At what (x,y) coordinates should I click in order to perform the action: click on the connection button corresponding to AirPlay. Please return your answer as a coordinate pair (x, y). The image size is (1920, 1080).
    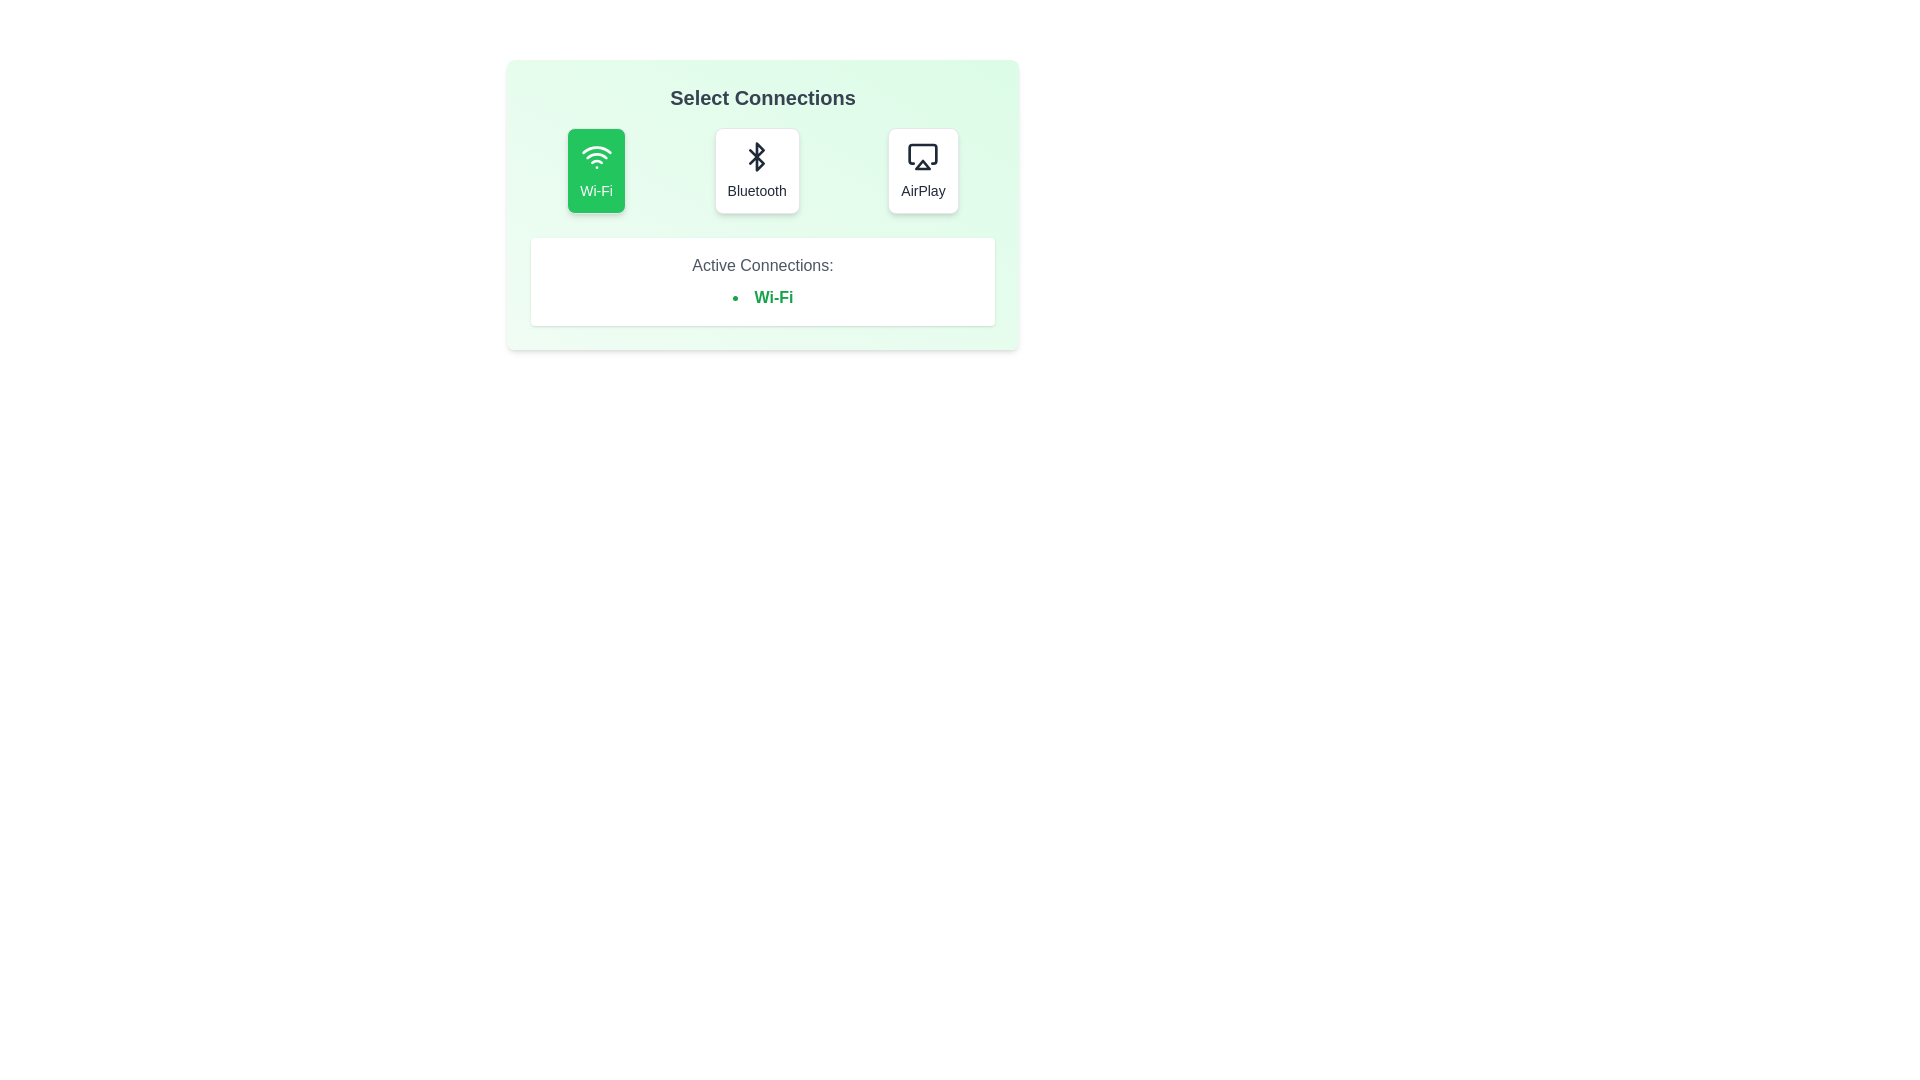
    Looking at the image, I should click on (922, 169).